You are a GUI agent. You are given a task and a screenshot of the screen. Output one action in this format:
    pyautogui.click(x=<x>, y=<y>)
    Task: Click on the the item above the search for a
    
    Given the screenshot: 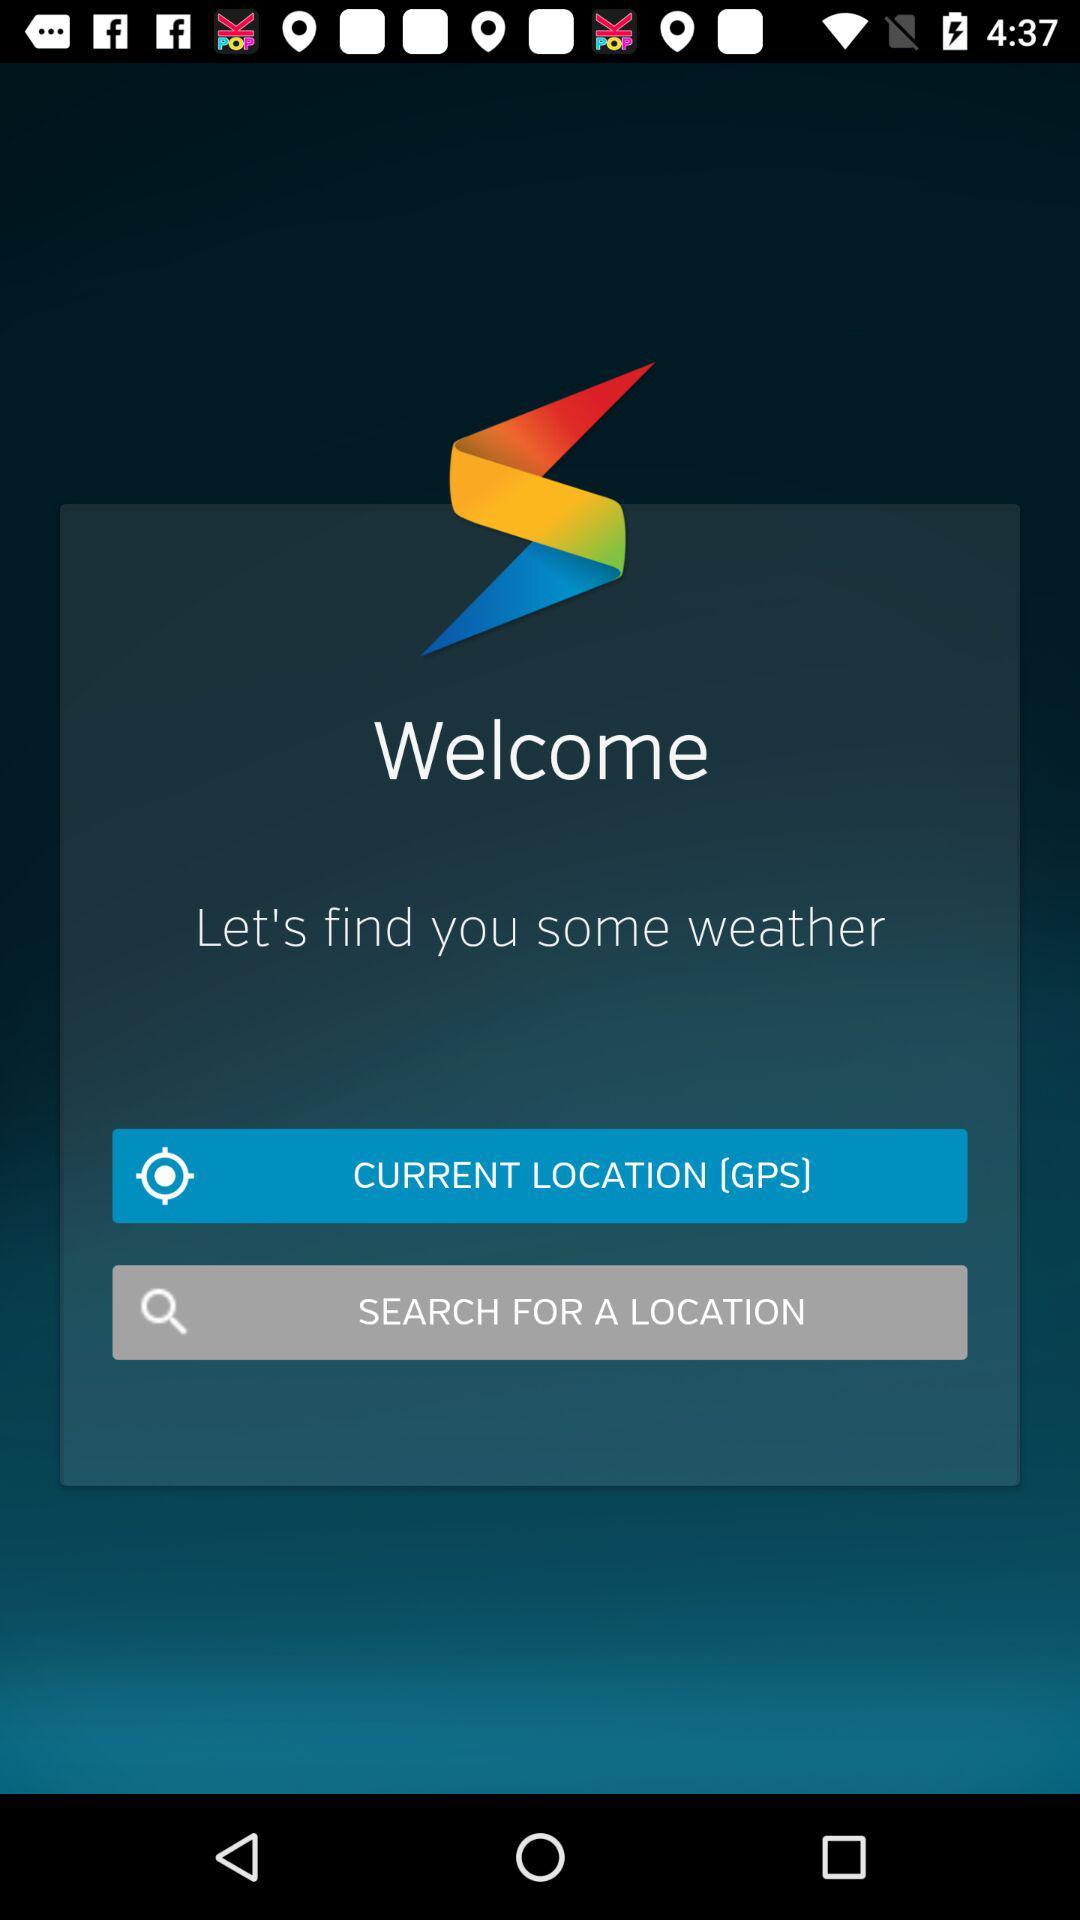 What is the action you would take?
    pyautogui.click(x=540, y=1176)
    